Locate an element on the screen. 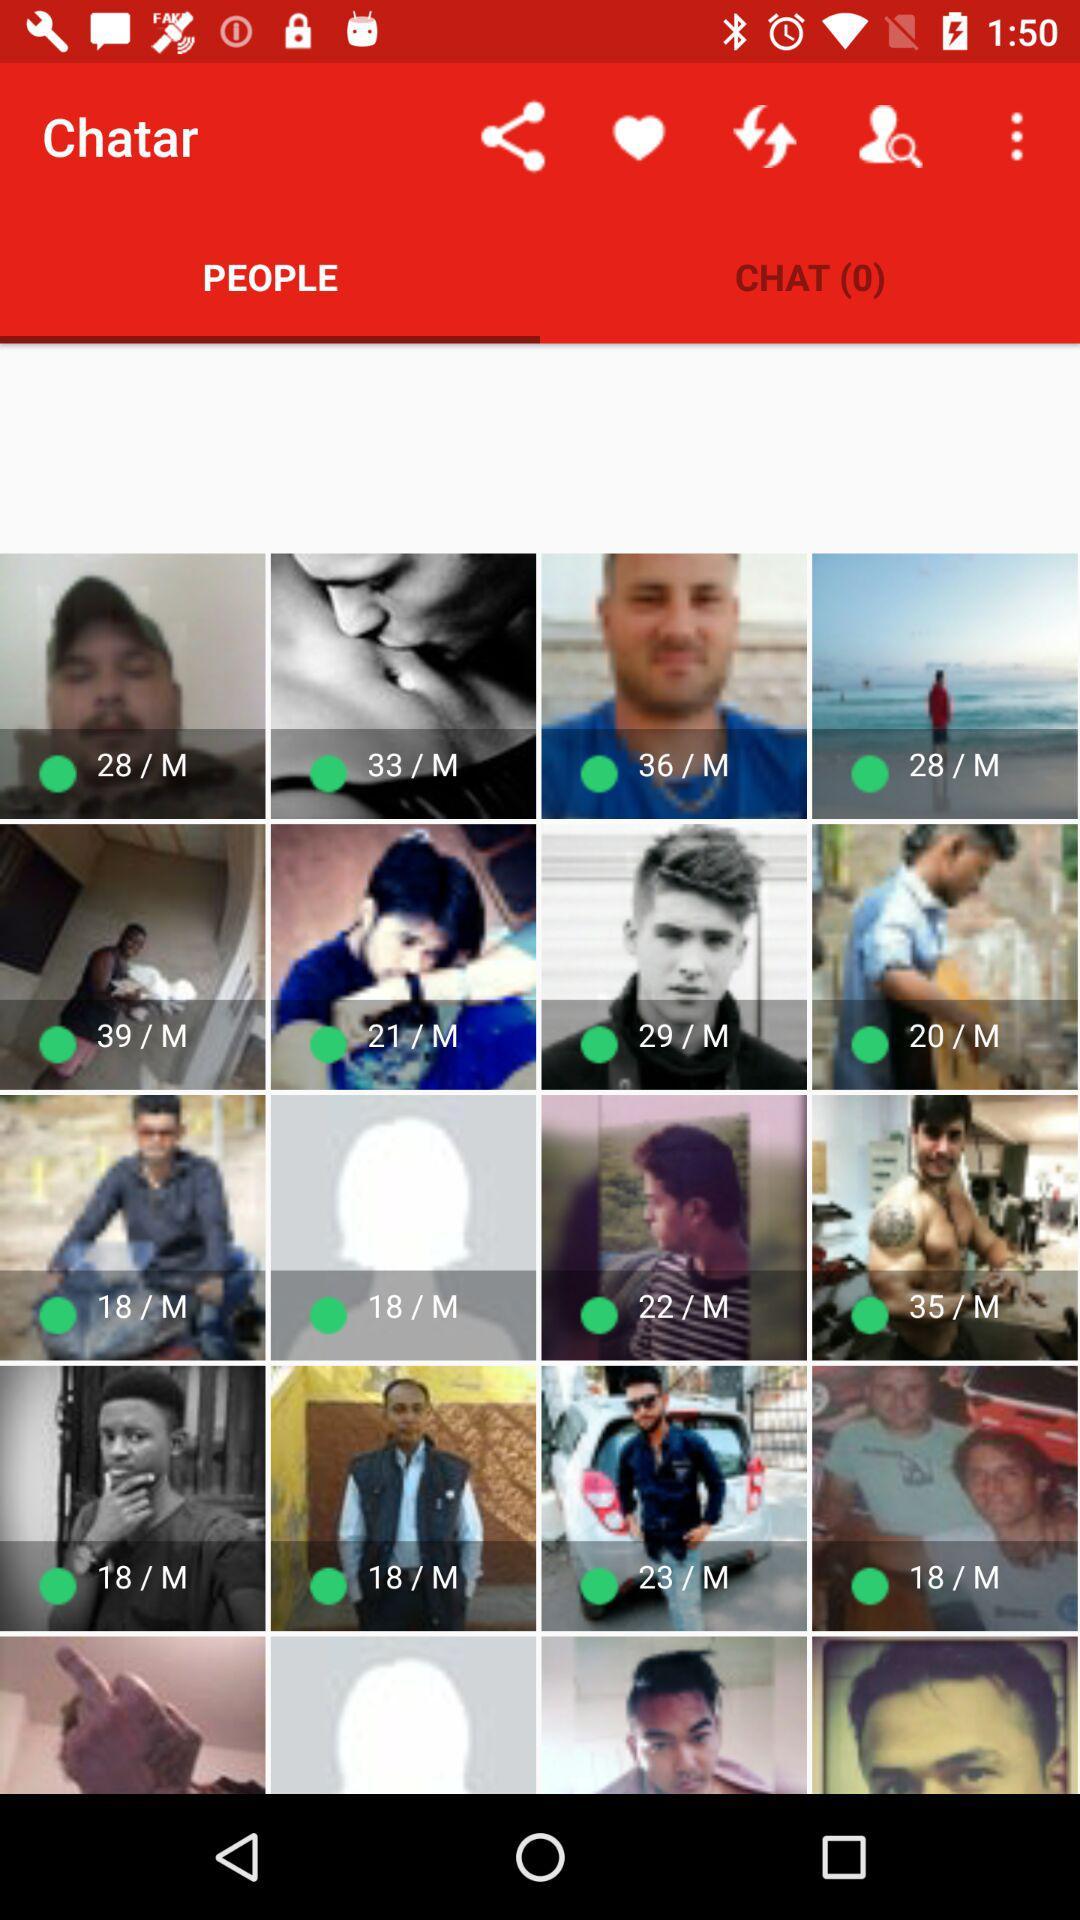 The image size is (1080, 1920). favorite icon is located at coordinates (639, 136).